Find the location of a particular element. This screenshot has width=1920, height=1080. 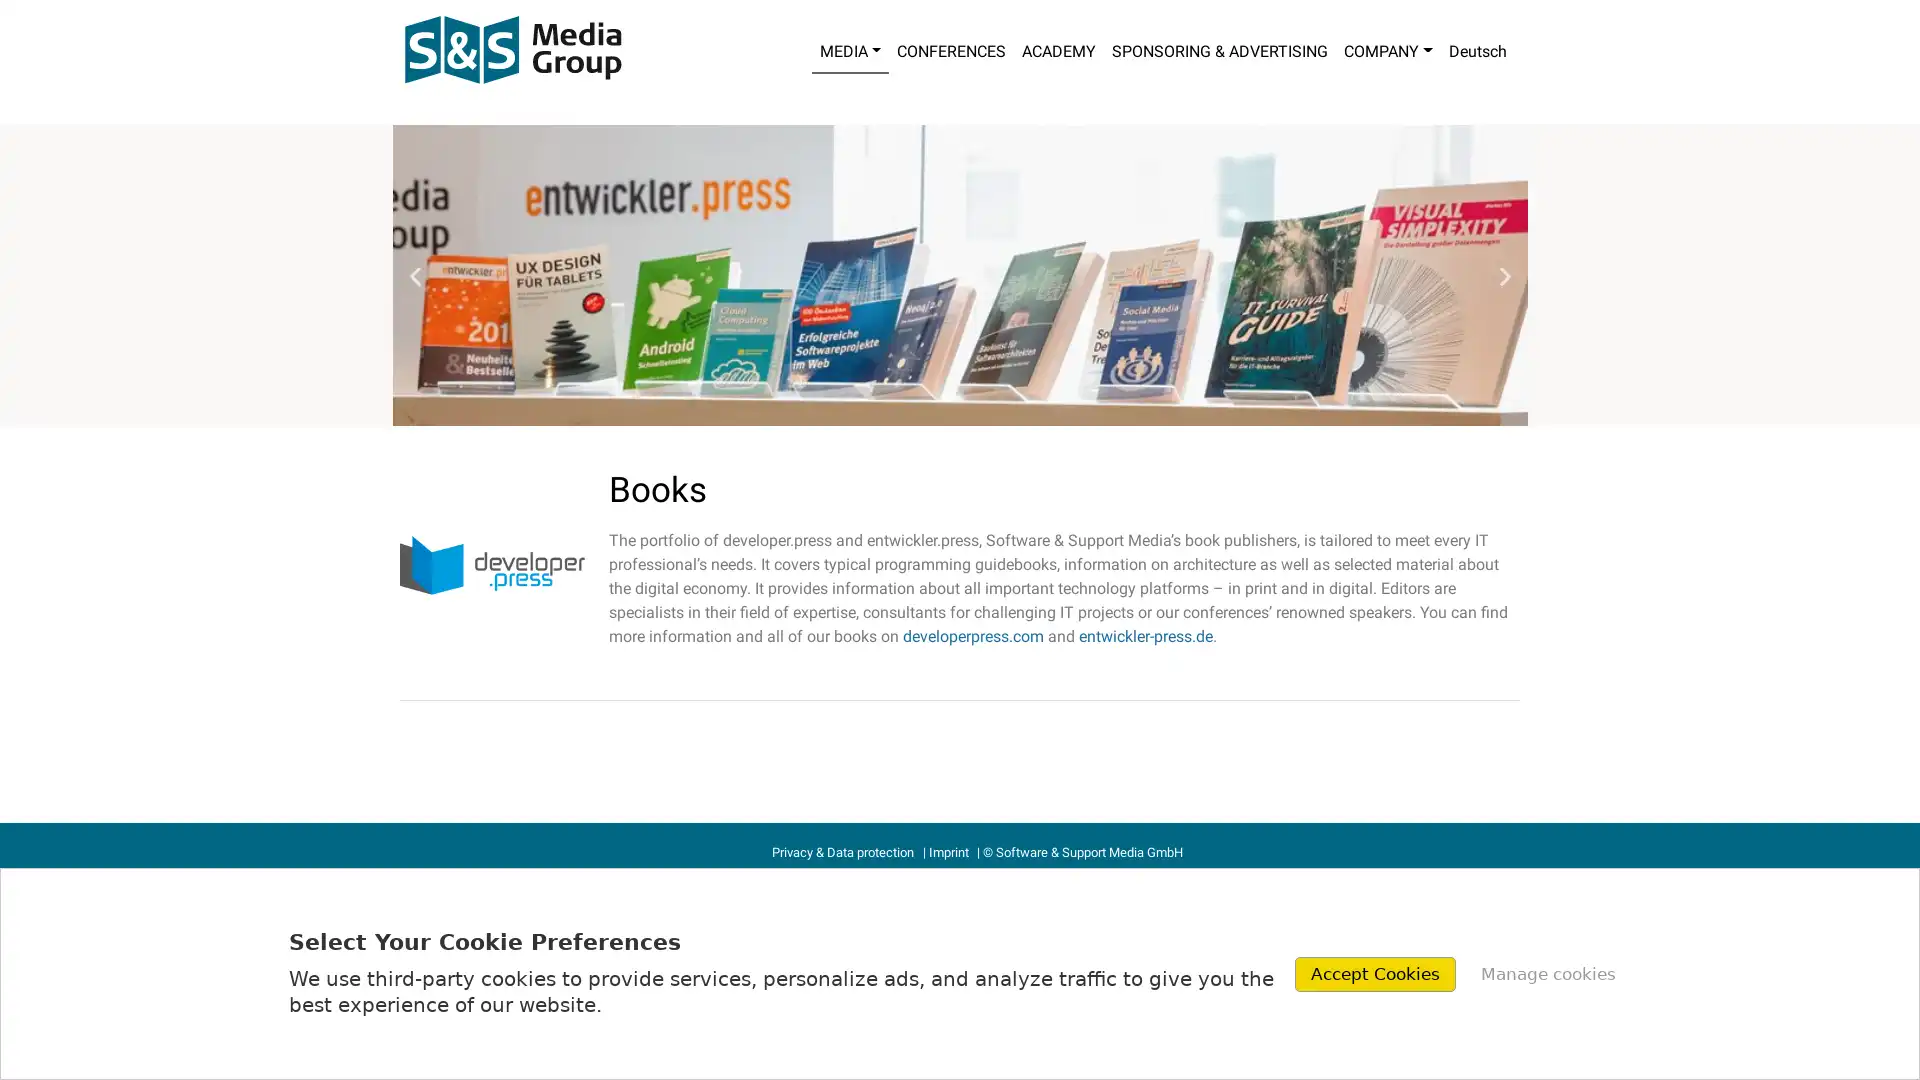

Previous slide is located at coordinates (413, 275).